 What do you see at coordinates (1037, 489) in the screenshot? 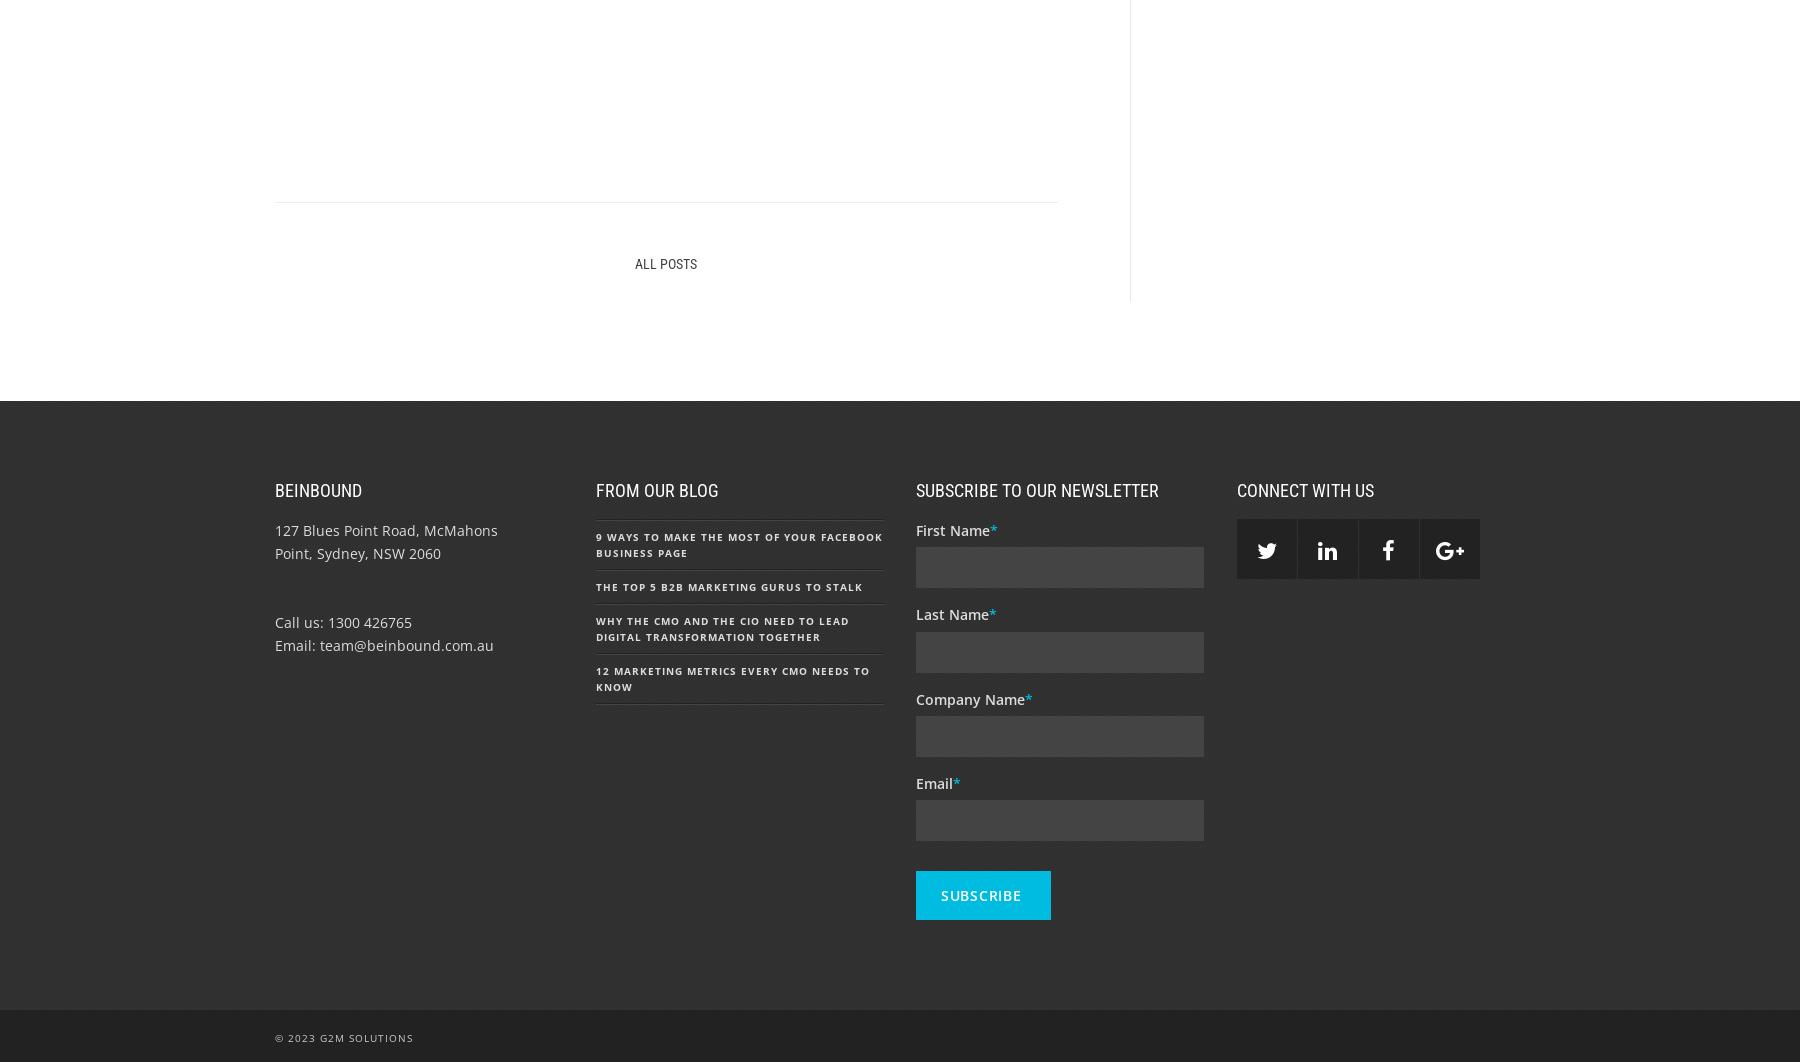
I see `'Subscribe to our Newsletter'` at bounding box center [1037, 489].